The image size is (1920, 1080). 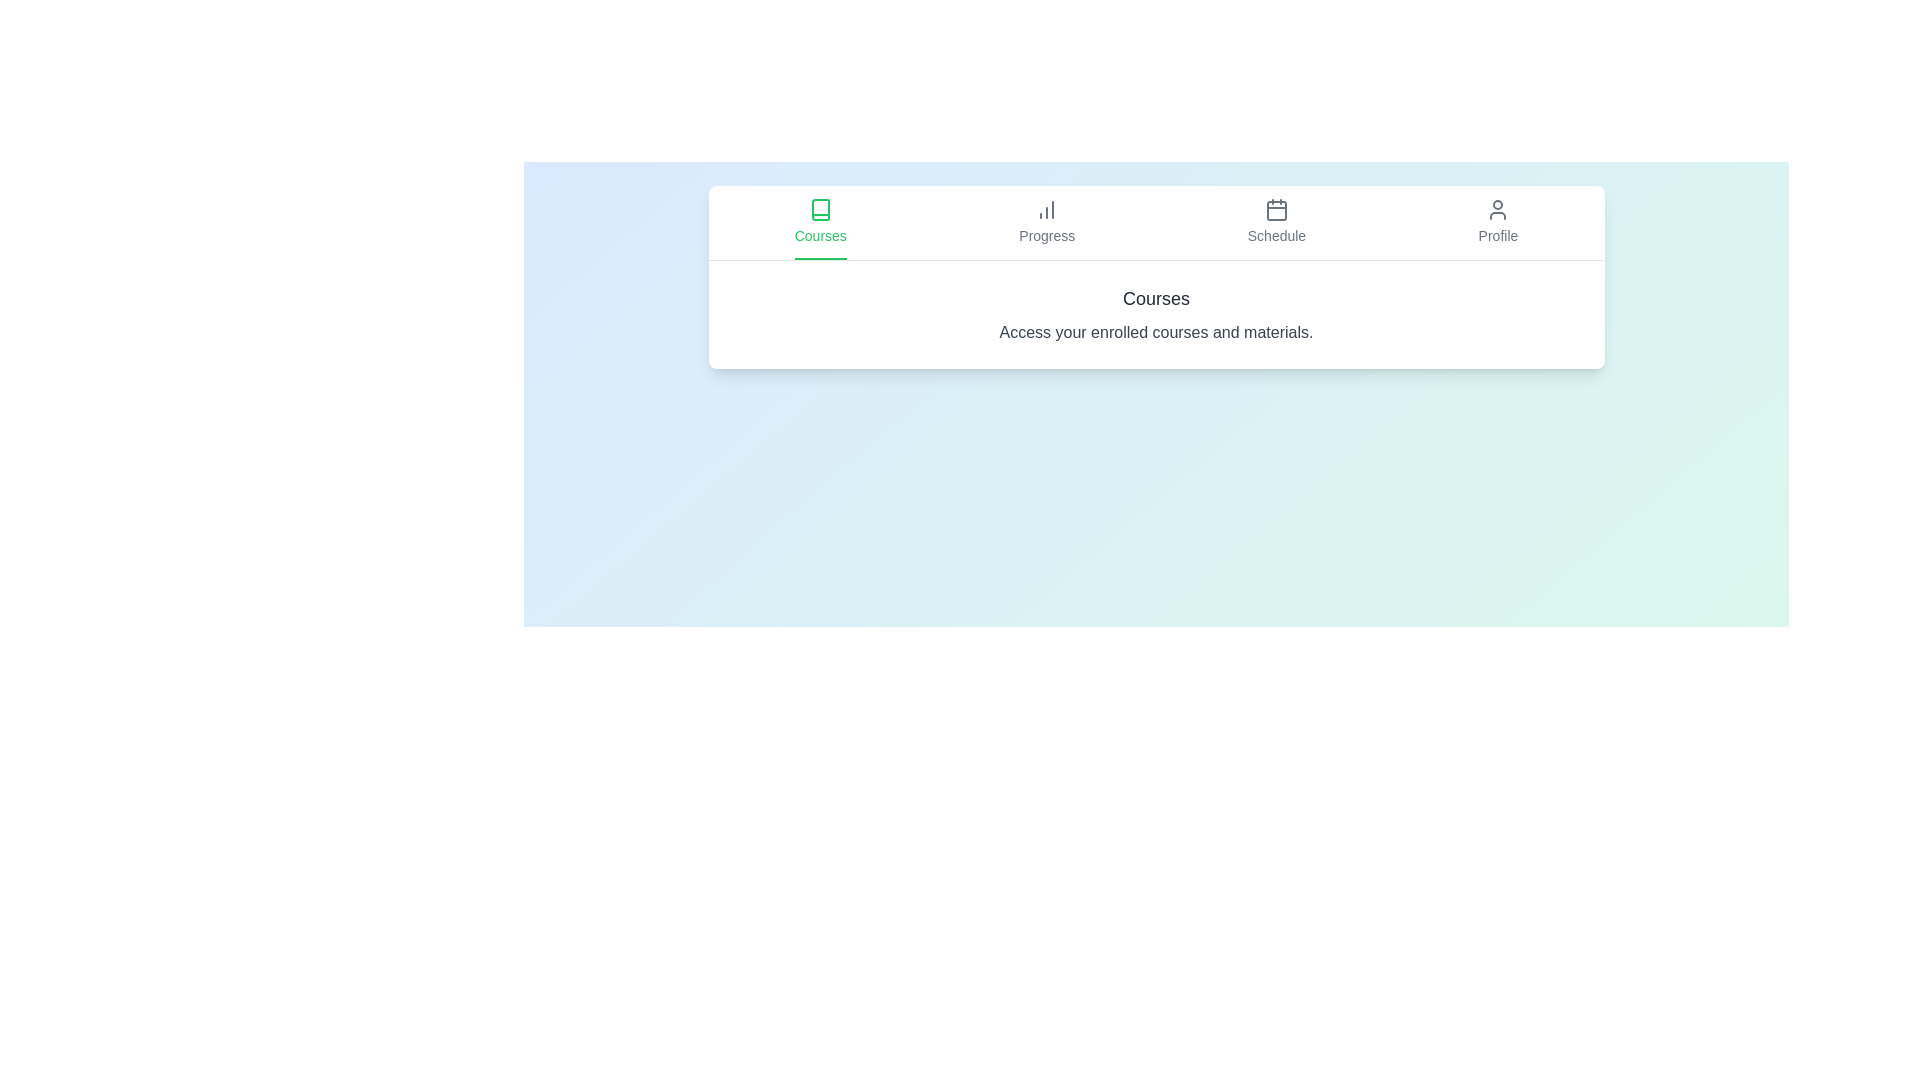 I want to click on the tab labeled Courses, so click(x=820, y=223).